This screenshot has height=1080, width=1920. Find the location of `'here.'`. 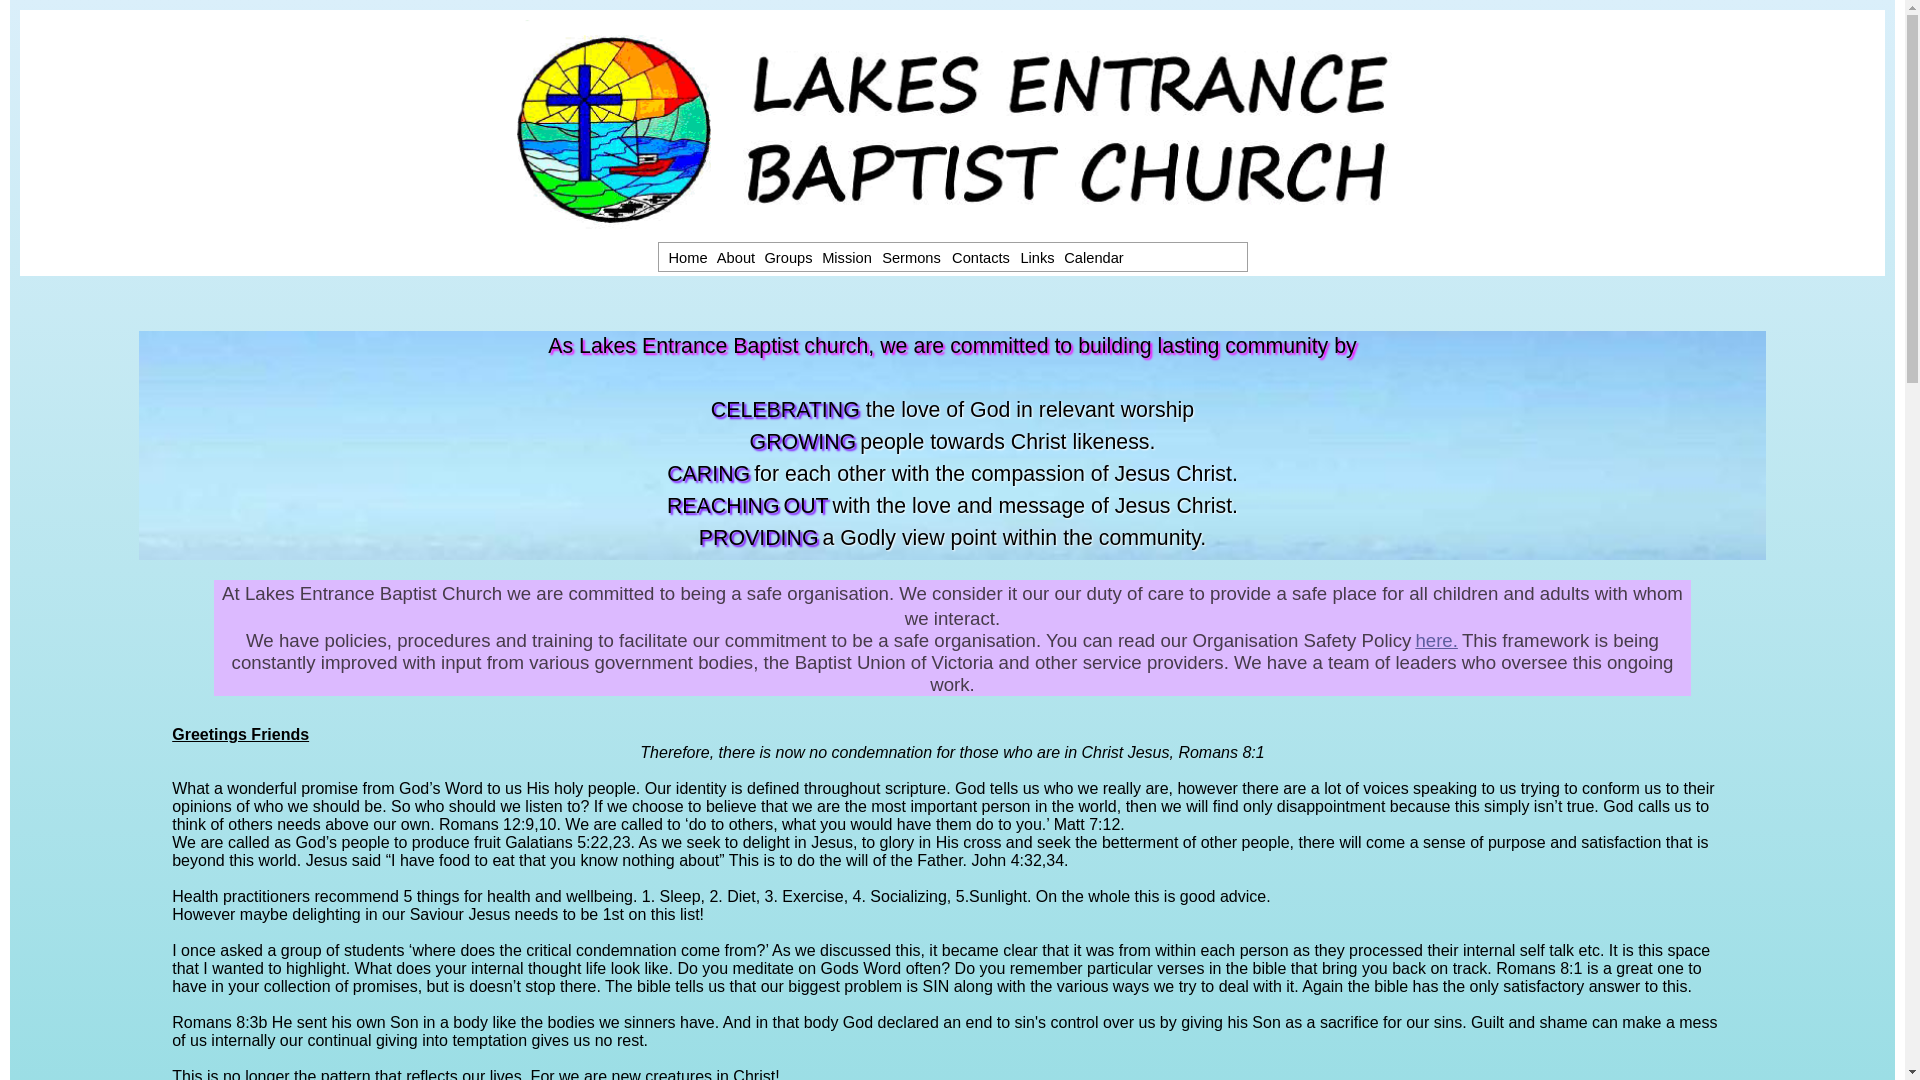

'here.' is located at coordinates (1435, 640).